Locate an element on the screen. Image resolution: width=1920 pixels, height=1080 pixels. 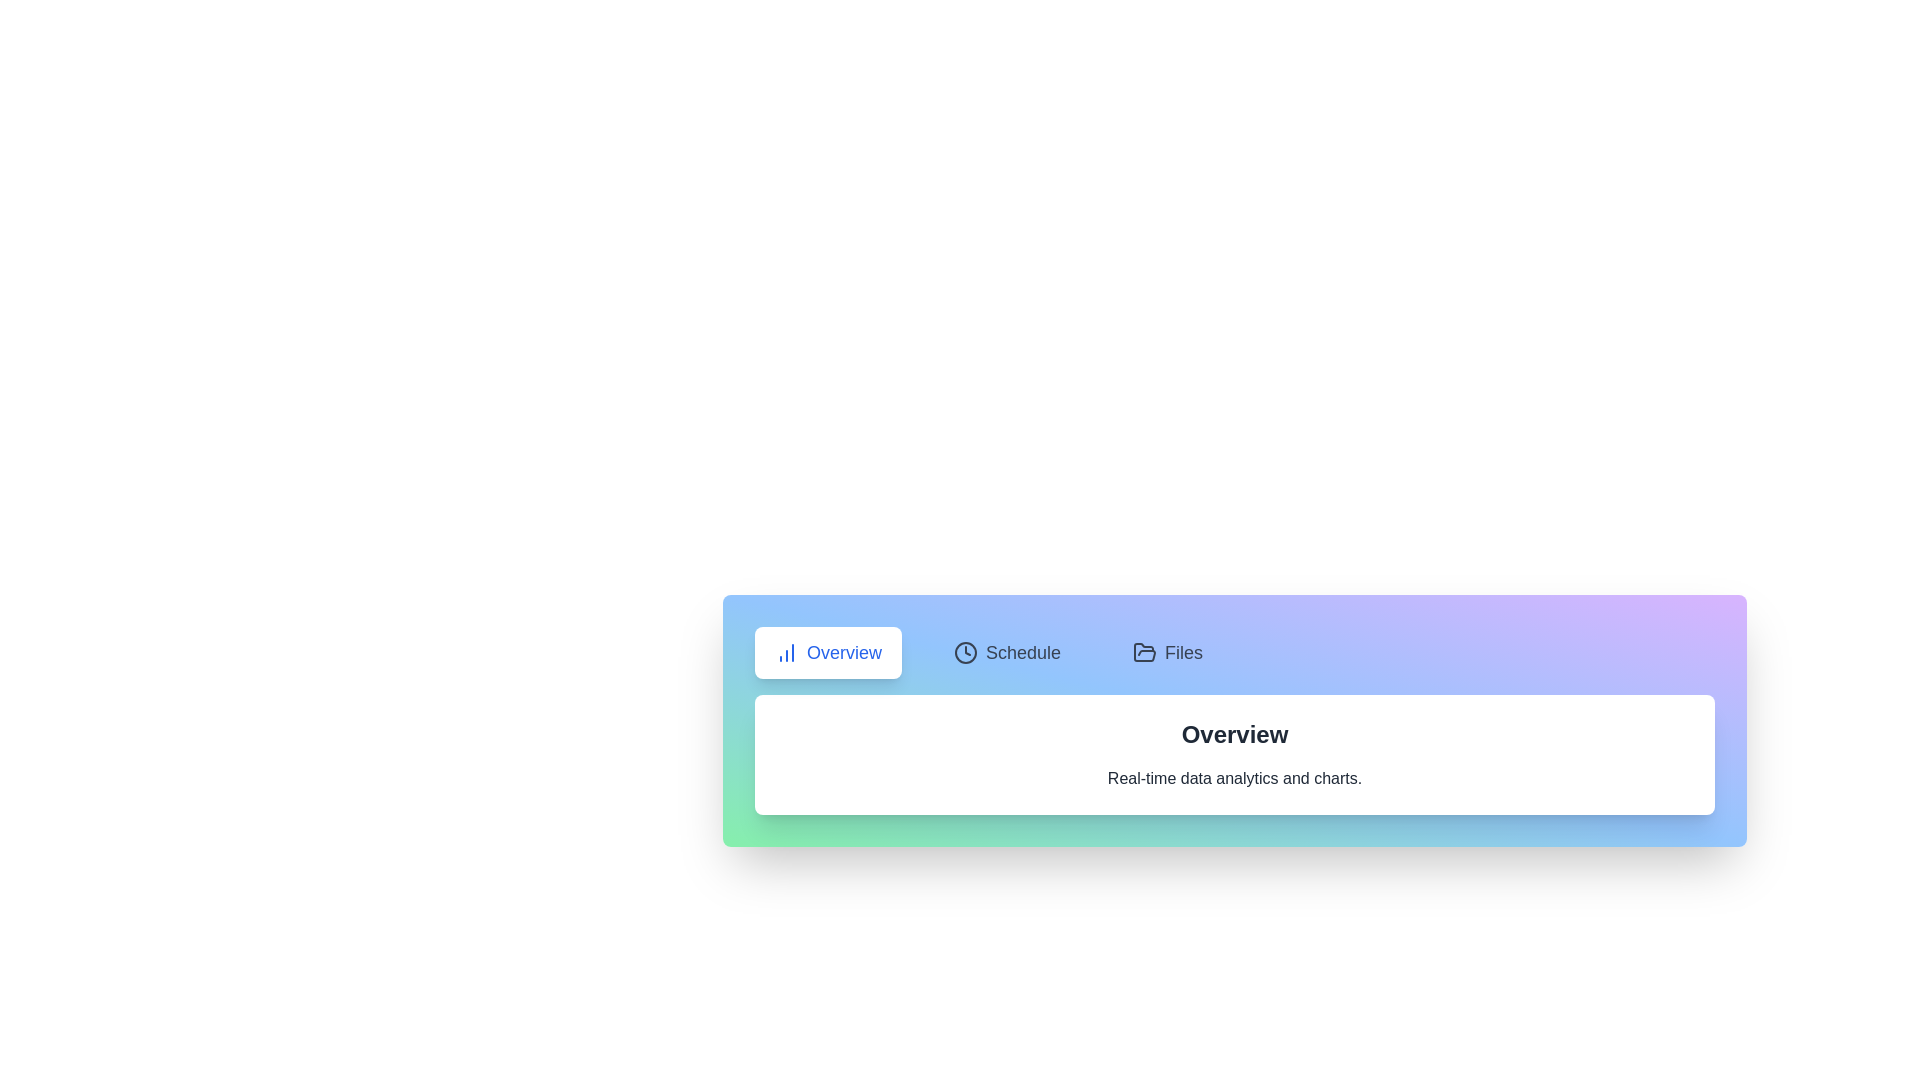
the Schedule tab by clicking on its button is located at coordinates (1007, 652).